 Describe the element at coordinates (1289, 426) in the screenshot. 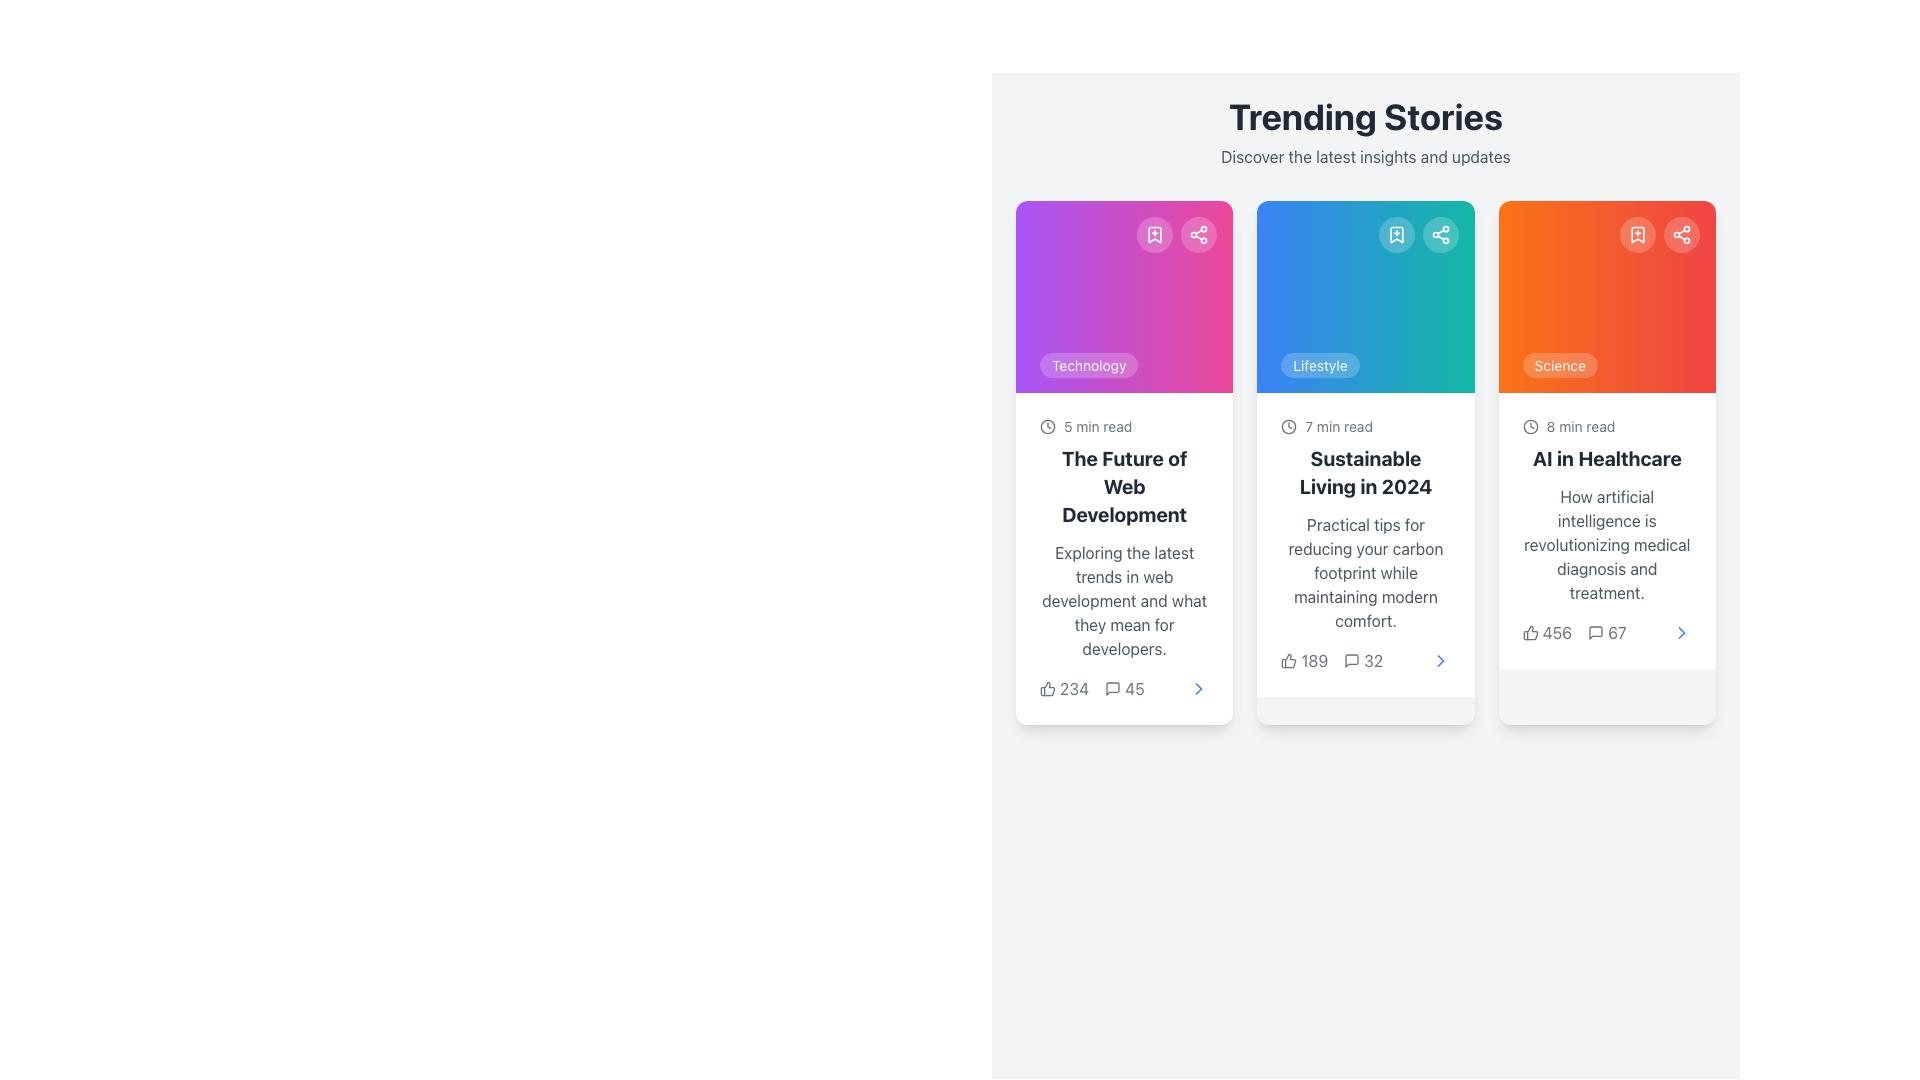

I see `the clock icon located to the immediate left of the text '7 min read' within the middle card titled 'Sustainable Living in 2024' for potential interaction` at that location.